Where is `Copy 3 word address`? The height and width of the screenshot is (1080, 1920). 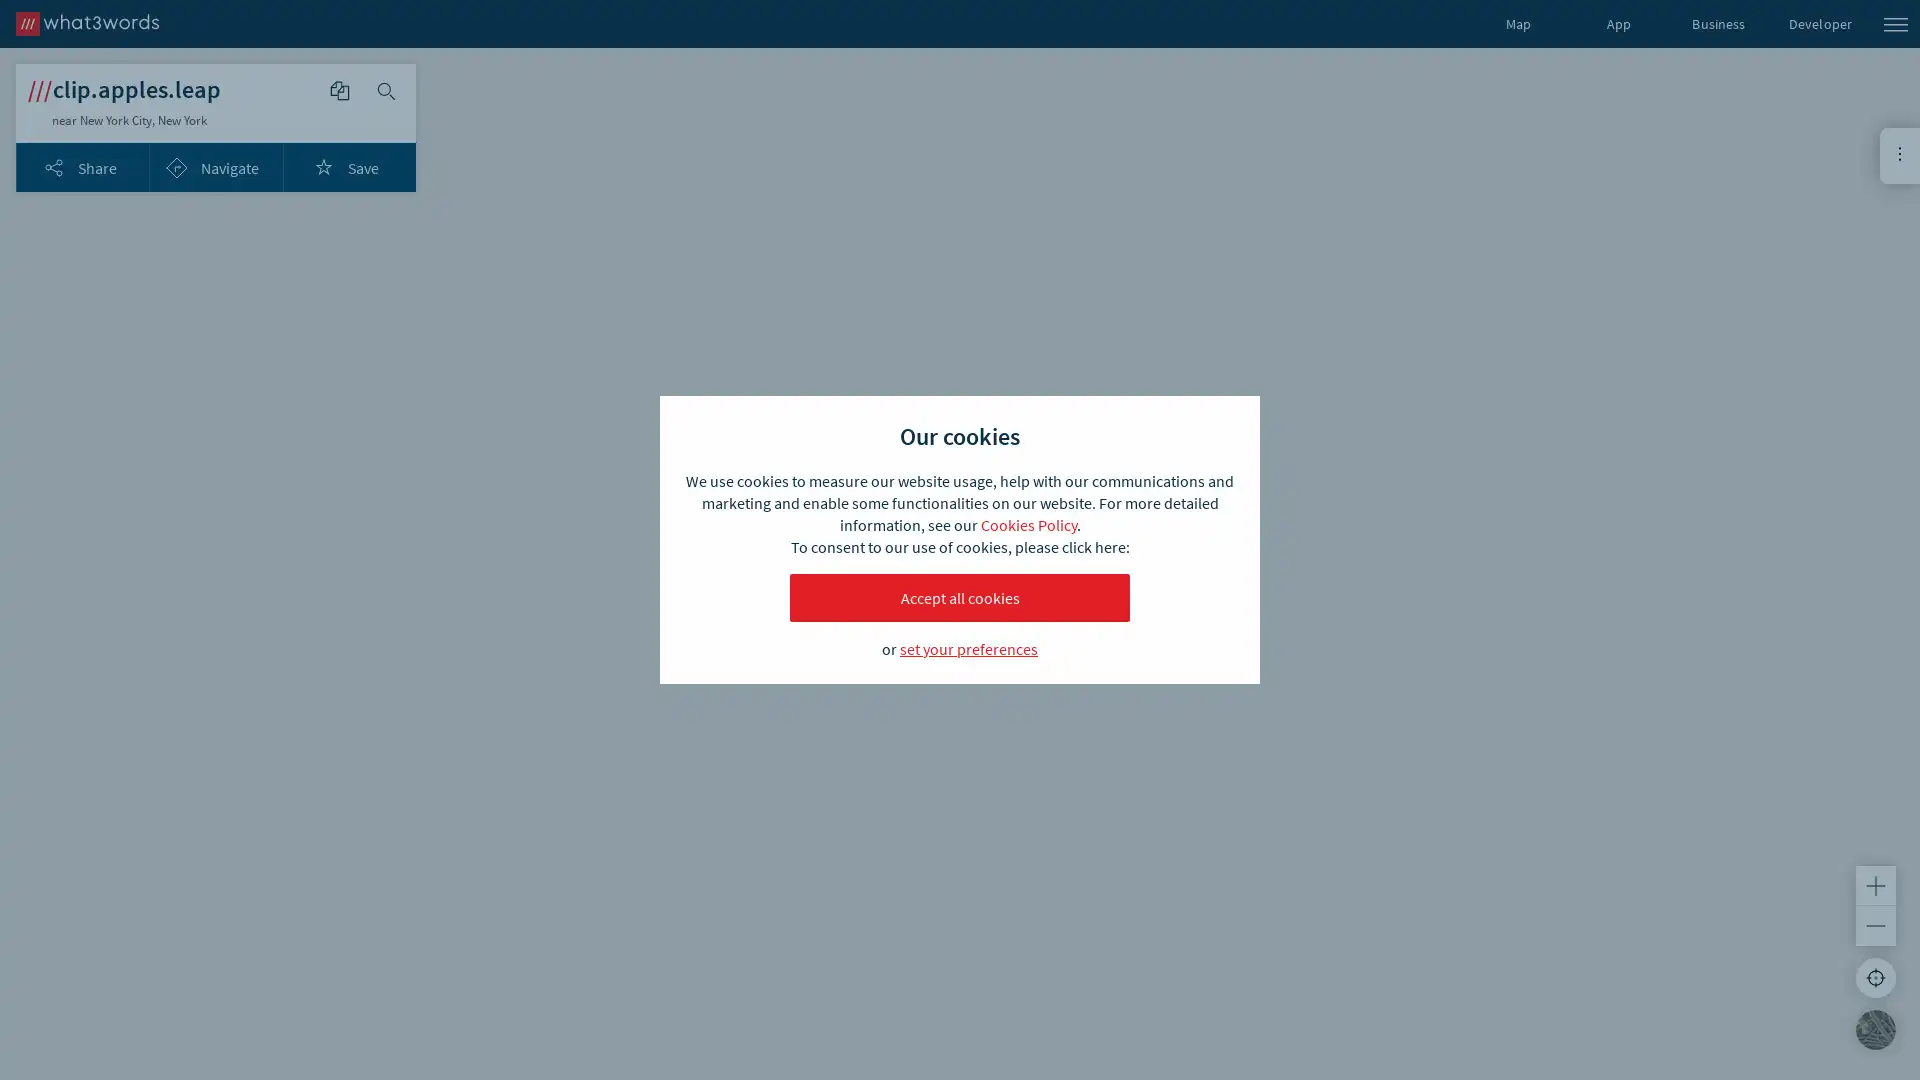 Copy 3 word address is located at coordinates (340, 91).